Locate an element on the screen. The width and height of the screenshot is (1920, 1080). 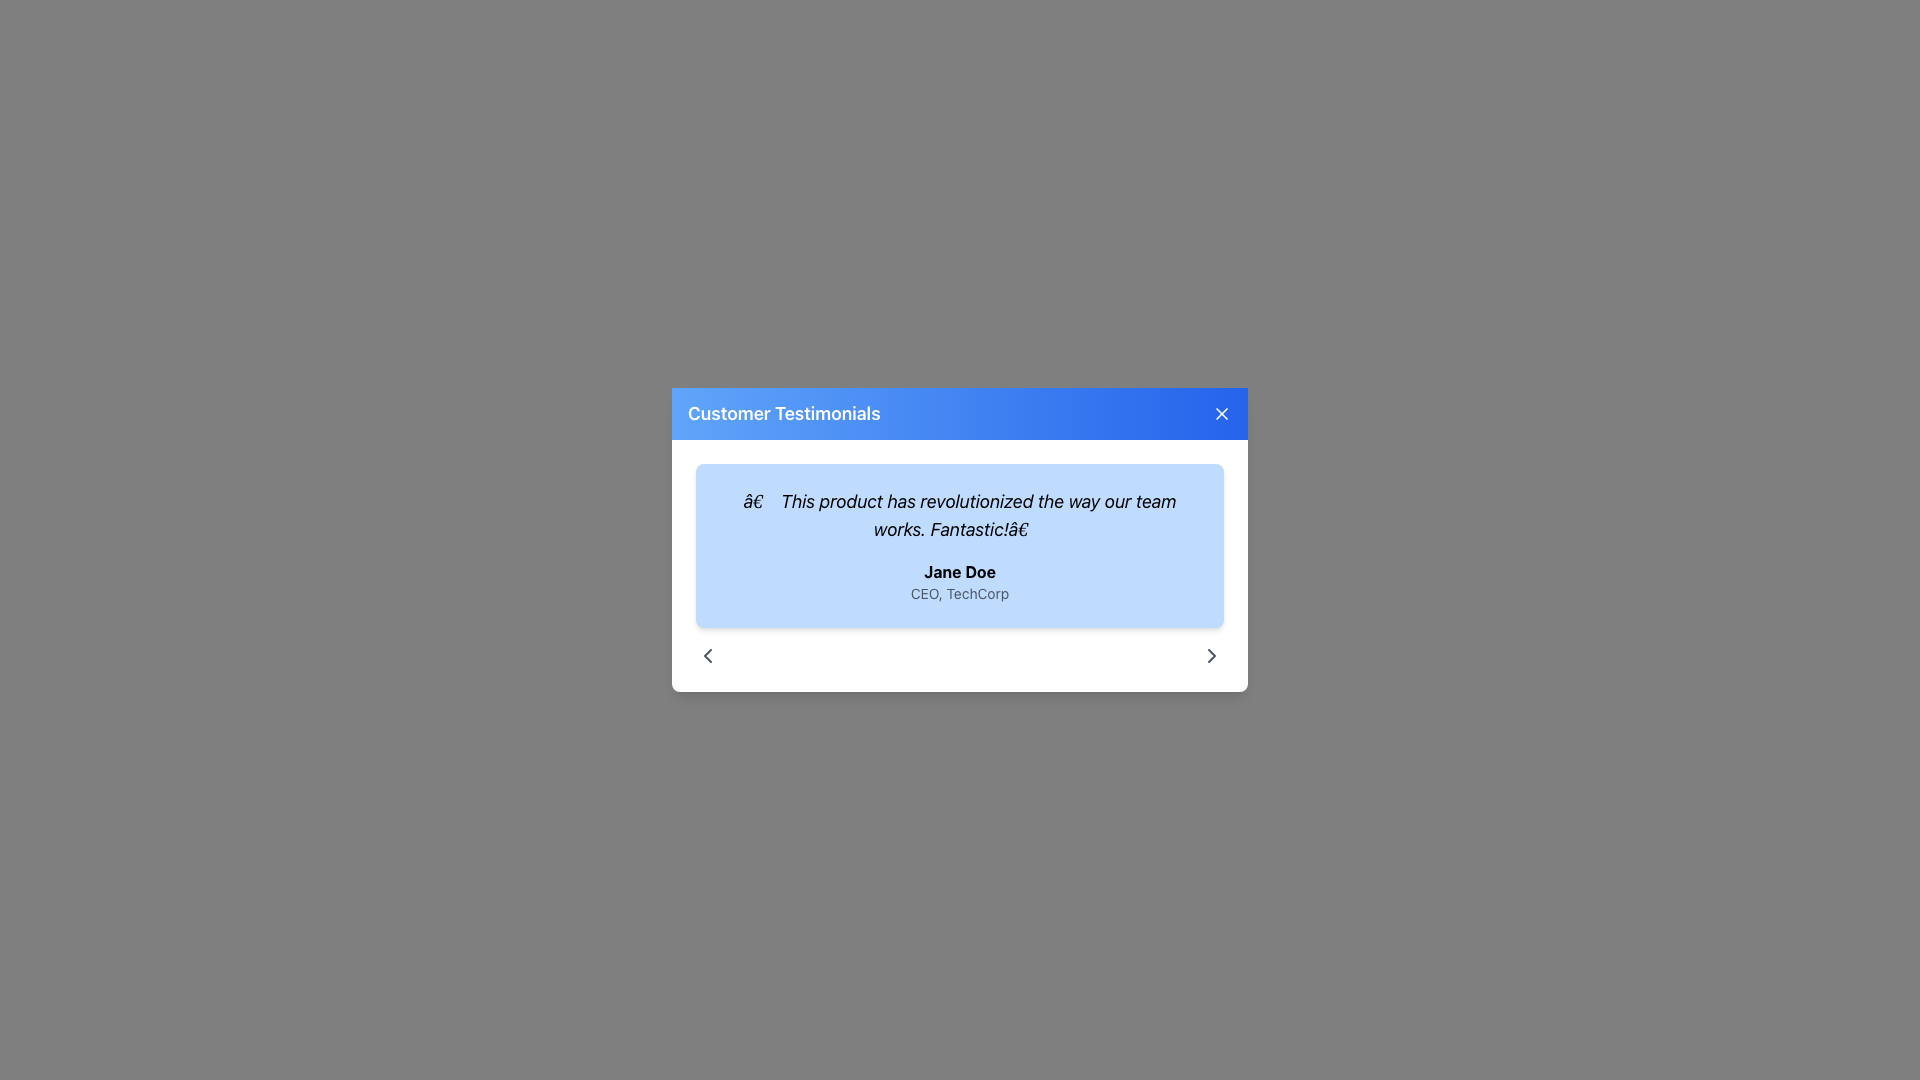
the Text Block displaying 'Jane Doe' and 'CEO, TechCorp' which is center-aligned in a light blue rectangular area below a testimonial text is located at coordinates (960, 582).